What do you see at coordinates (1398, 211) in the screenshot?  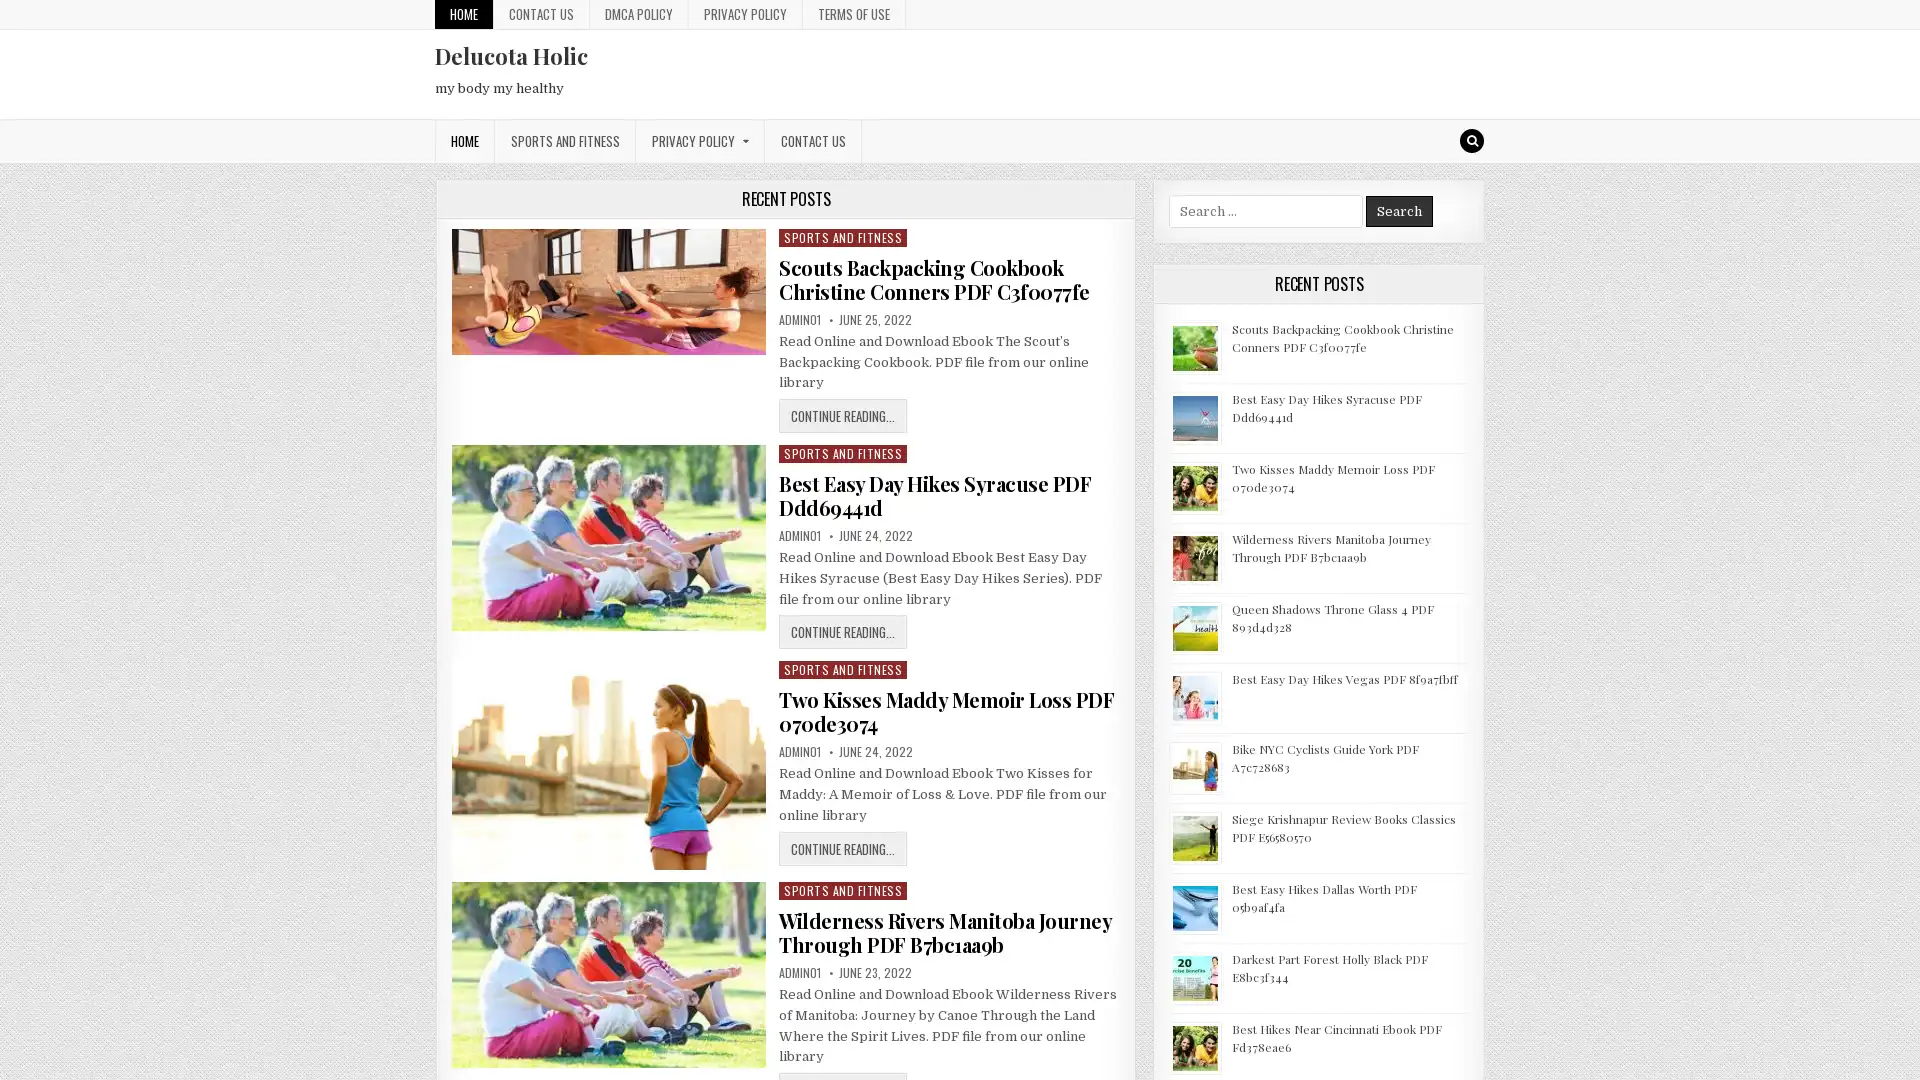 I see `Search` at bounding box center [1398, 211].